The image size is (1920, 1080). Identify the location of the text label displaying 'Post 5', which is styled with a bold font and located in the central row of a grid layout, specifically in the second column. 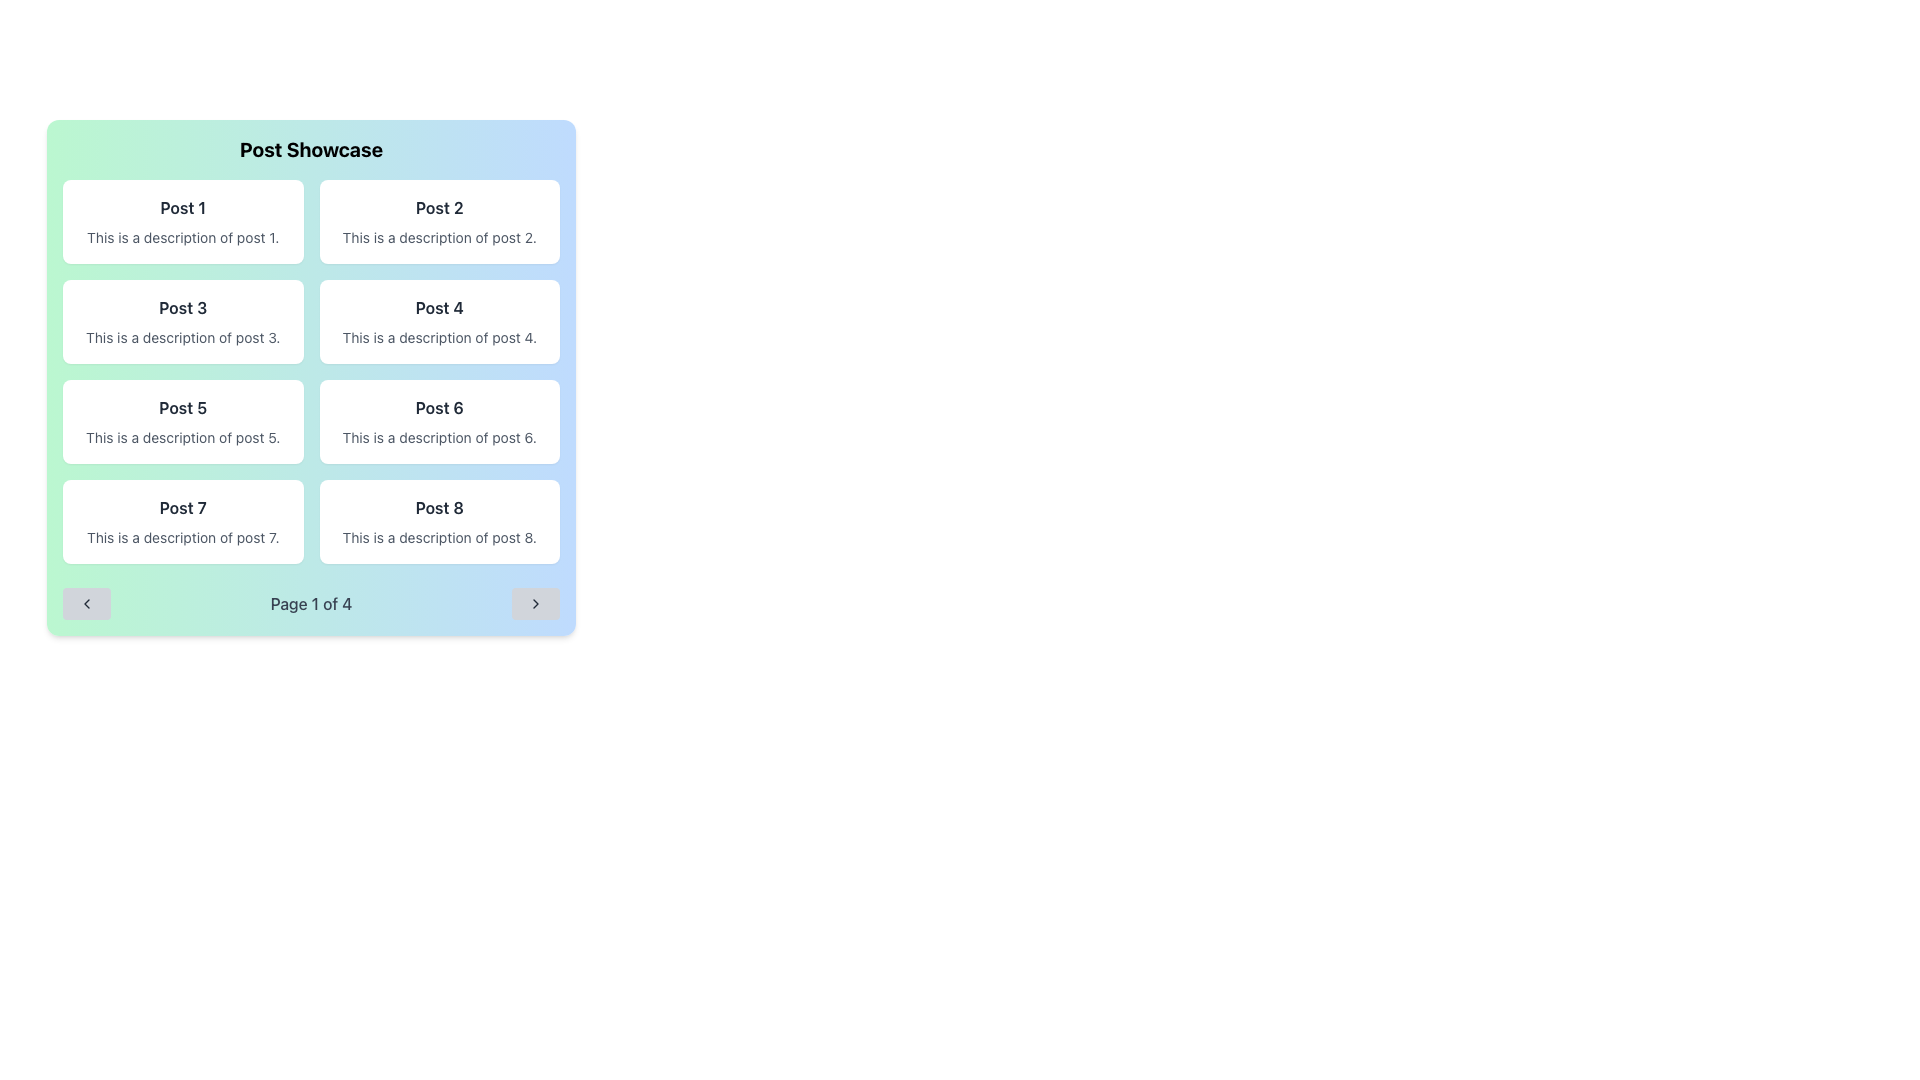
(183, 407).